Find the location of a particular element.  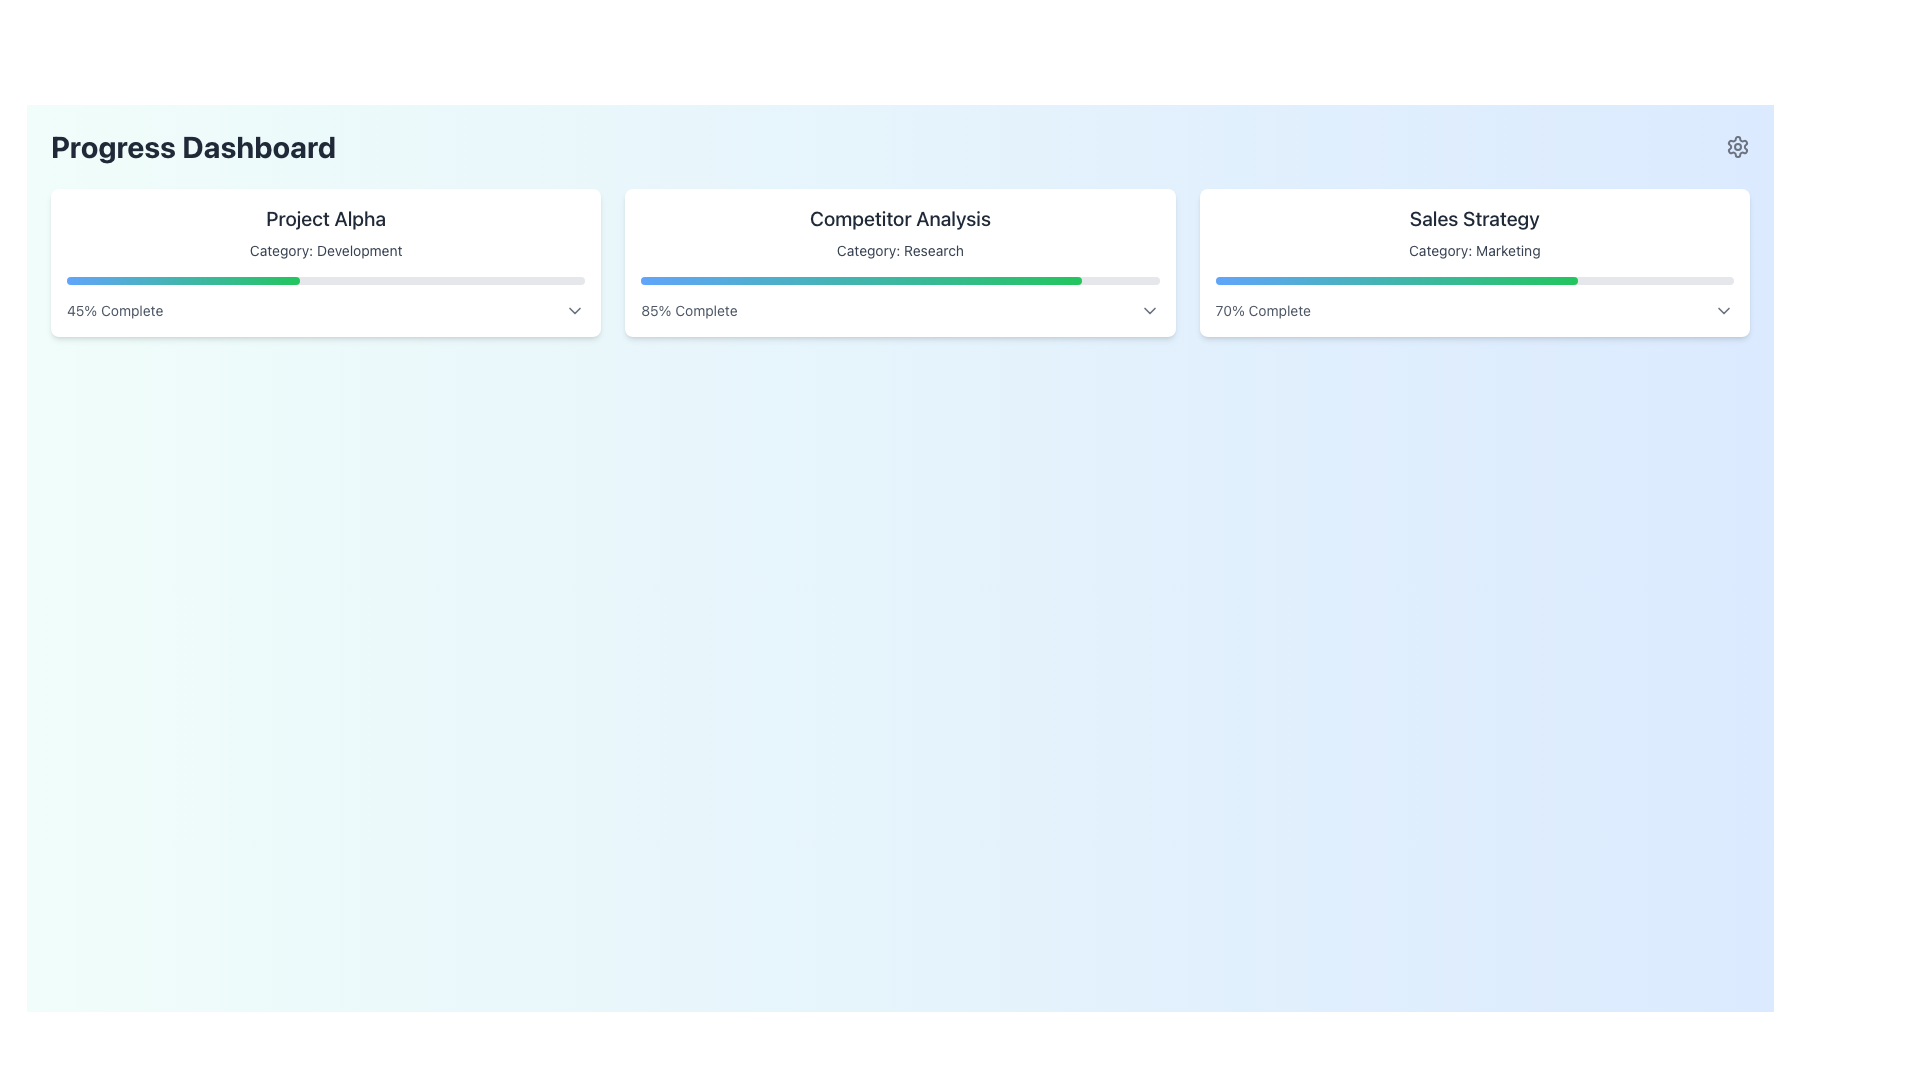

the progress visually by interacting with the progress bar indicating 85% completion within the 'Competitor Analysis' card is located at coordinates (899, 281).